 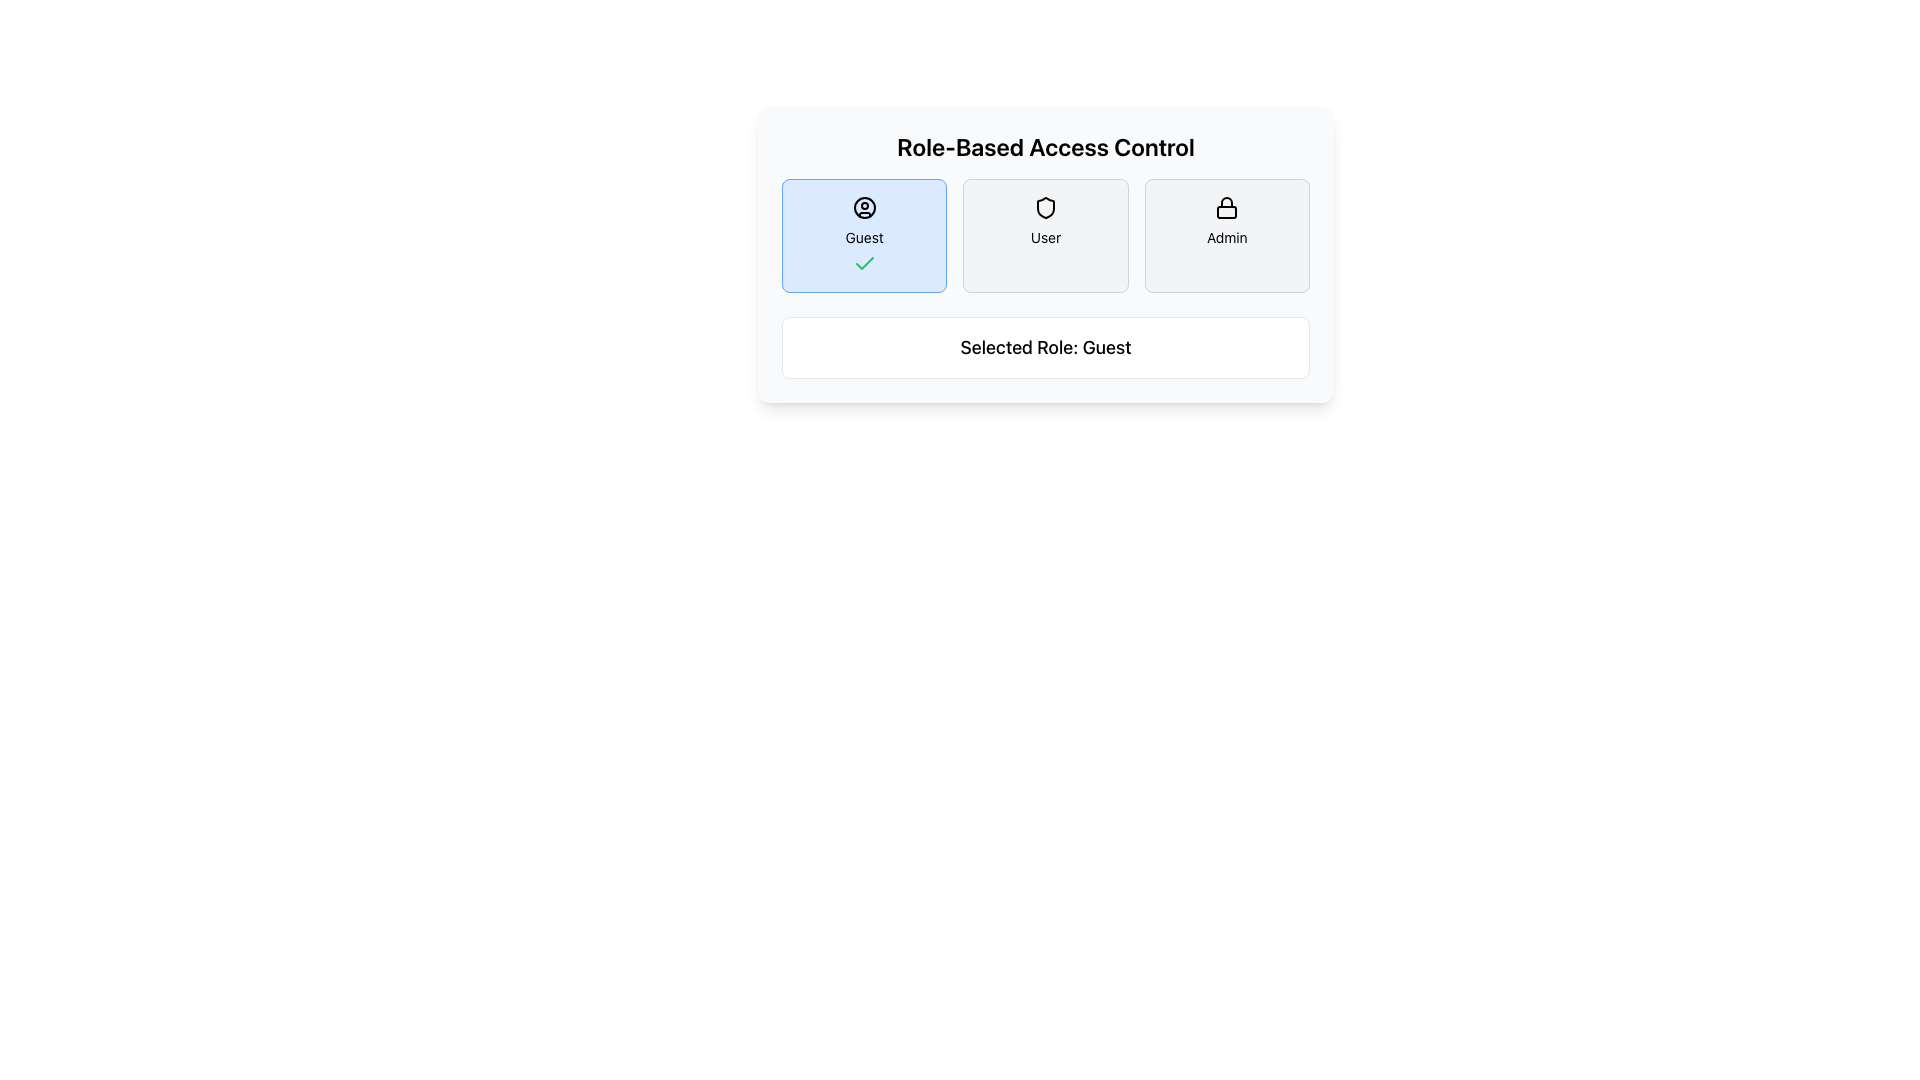 What do you see at coordinates (1045, 208) in the screenshot?
I see `the shield-shaped icon located in the 'User' selection section, which is the middle option in a row of selectable roles` at bounding box center [1045, 208].